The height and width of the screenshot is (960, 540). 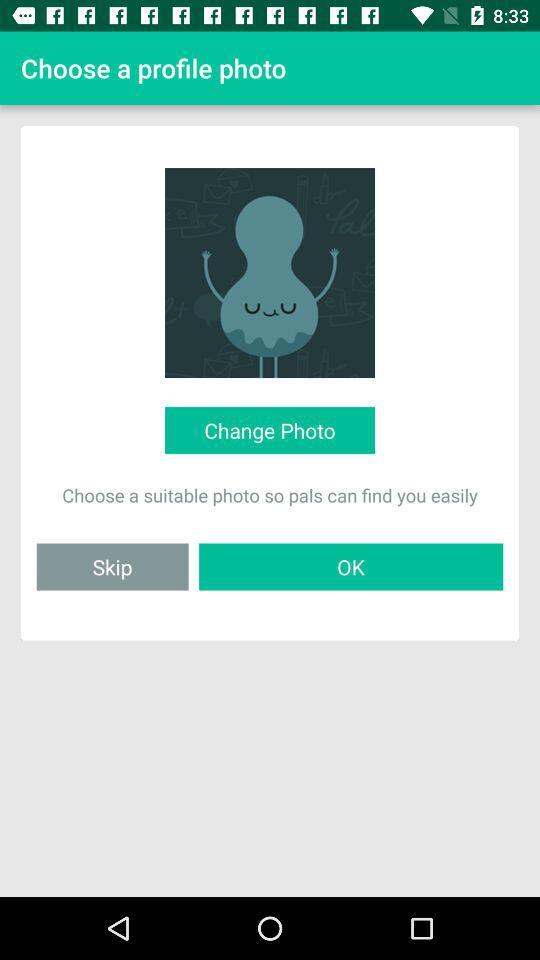 I want to click on the change photo icon, so click(x=270, y=430).